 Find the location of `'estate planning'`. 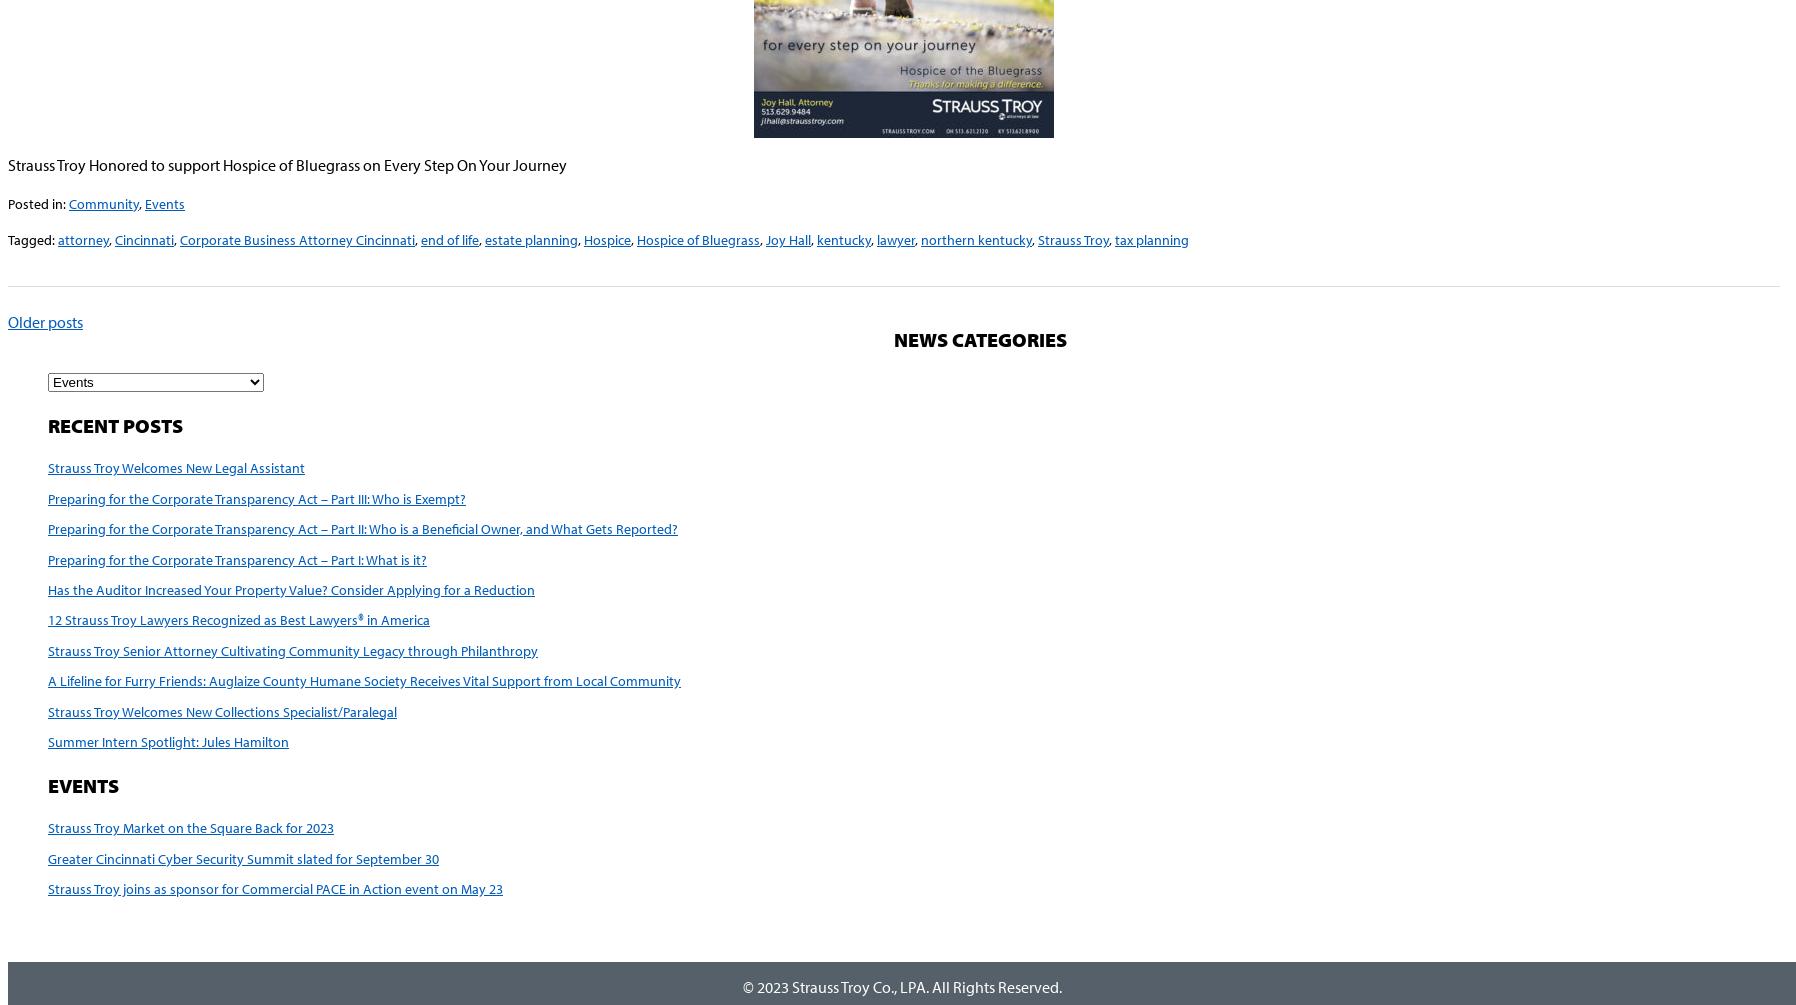

'estate planning' is located at coordinates (530, 238).